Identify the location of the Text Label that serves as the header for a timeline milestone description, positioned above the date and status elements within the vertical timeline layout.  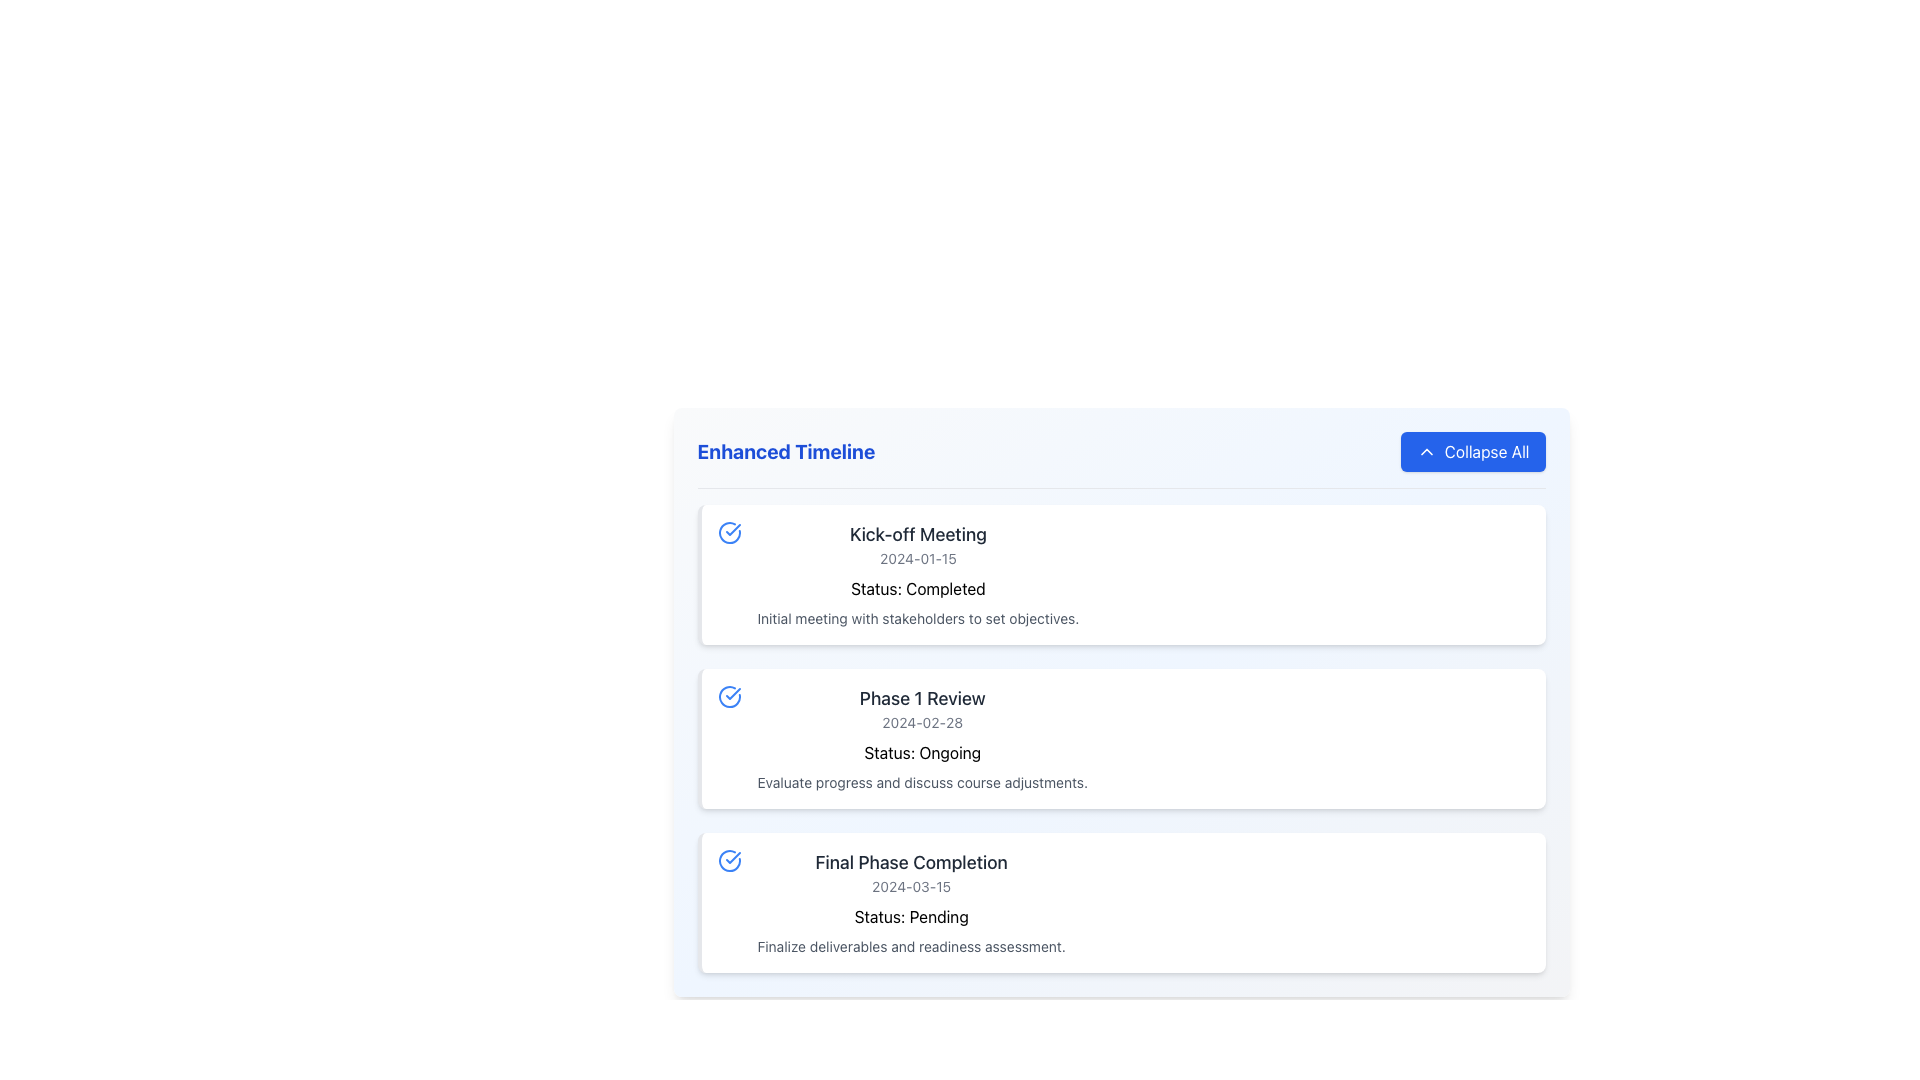
(921, 697).